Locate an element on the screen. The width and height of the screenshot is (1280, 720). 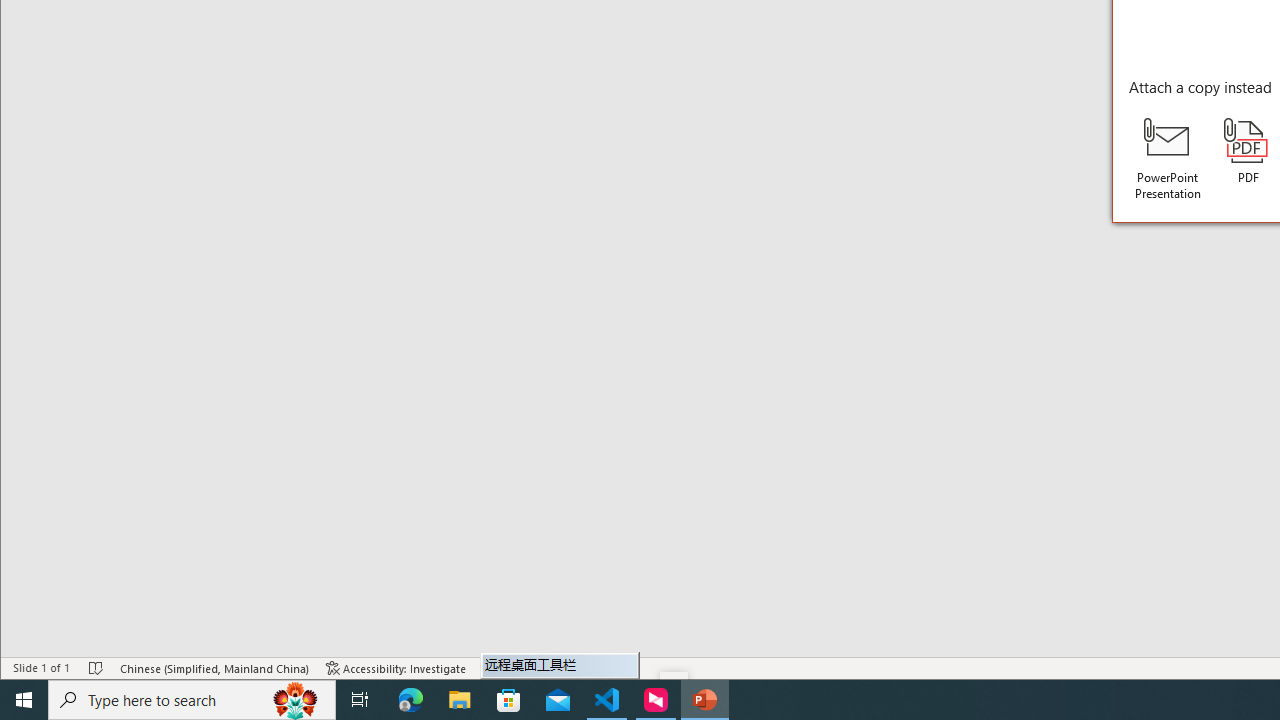
'PowerPoint - 1 running window' is located at coordinates (705, 698).